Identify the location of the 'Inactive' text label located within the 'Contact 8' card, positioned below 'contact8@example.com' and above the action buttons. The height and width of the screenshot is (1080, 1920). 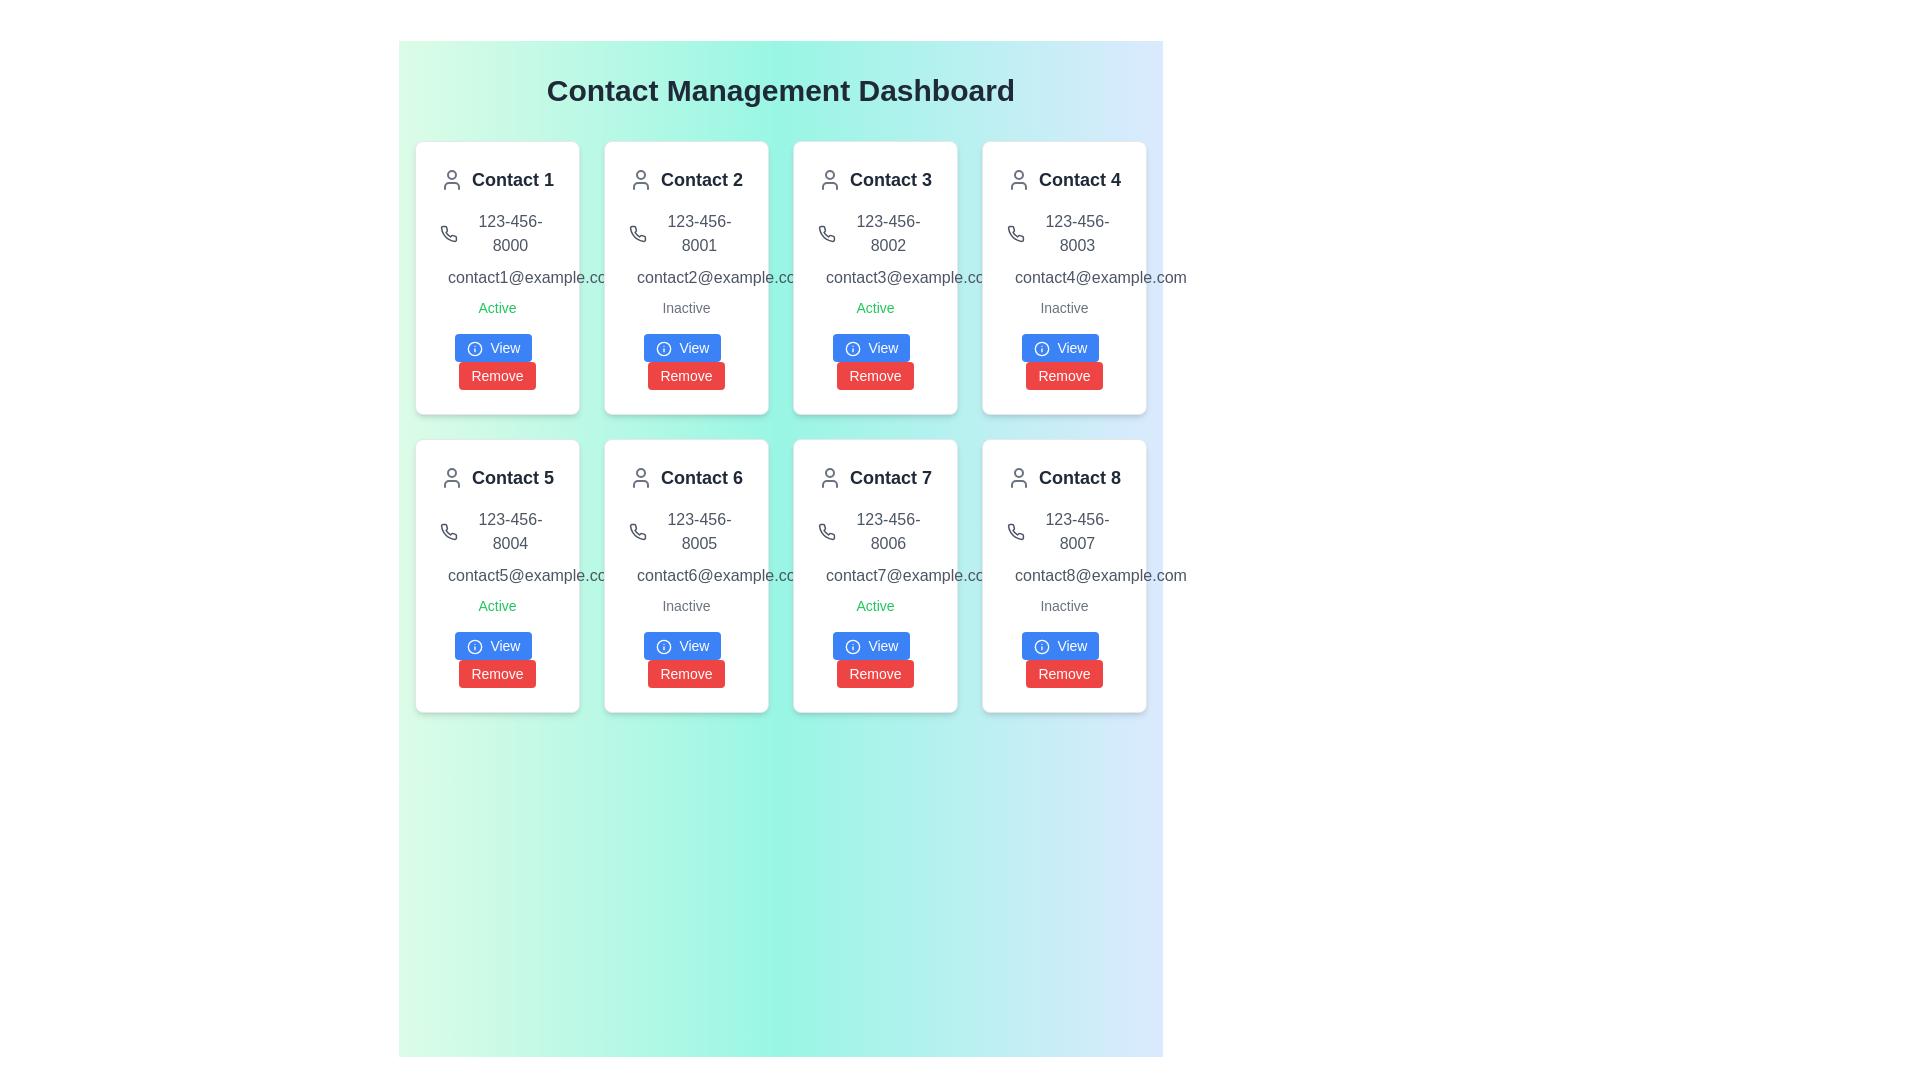
(1063, 604).